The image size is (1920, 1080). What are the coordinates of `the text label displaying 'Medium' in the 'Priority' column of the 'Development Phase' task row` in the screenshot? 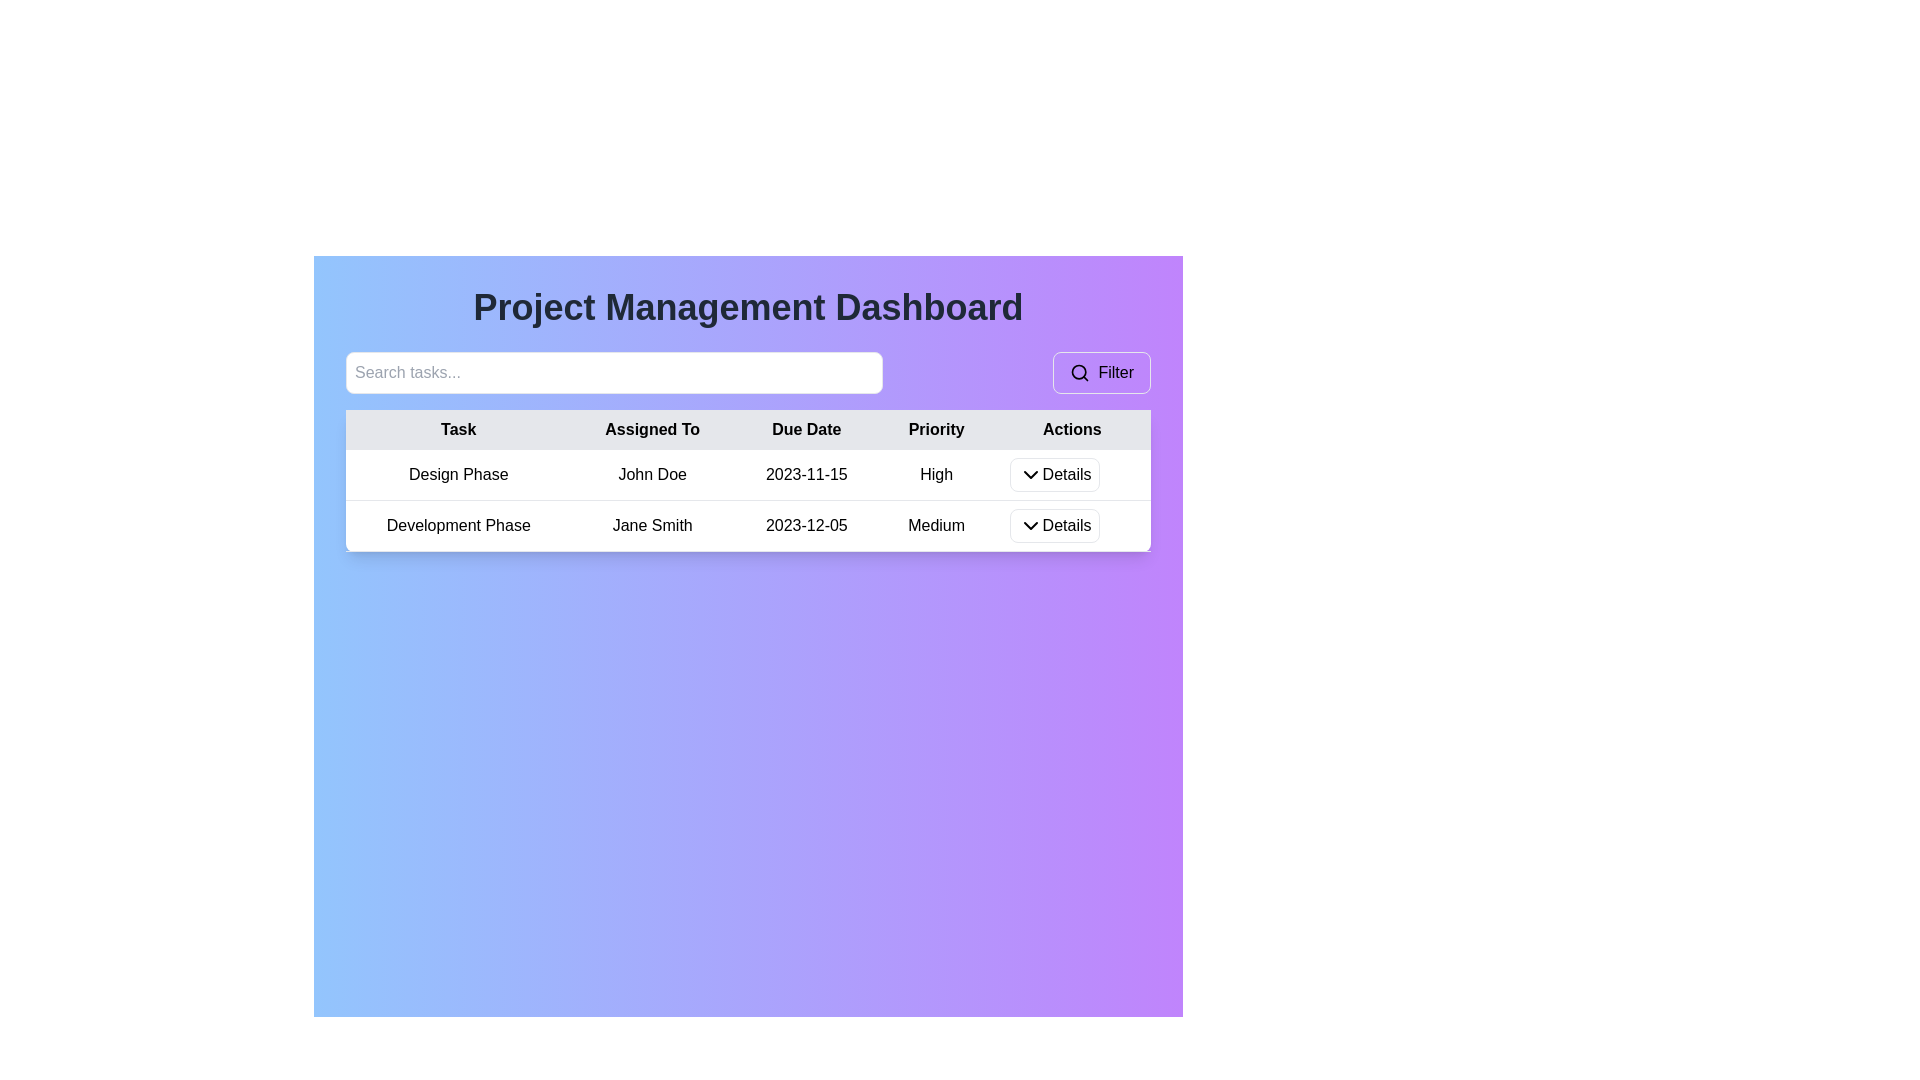 It's located at (935, 524).